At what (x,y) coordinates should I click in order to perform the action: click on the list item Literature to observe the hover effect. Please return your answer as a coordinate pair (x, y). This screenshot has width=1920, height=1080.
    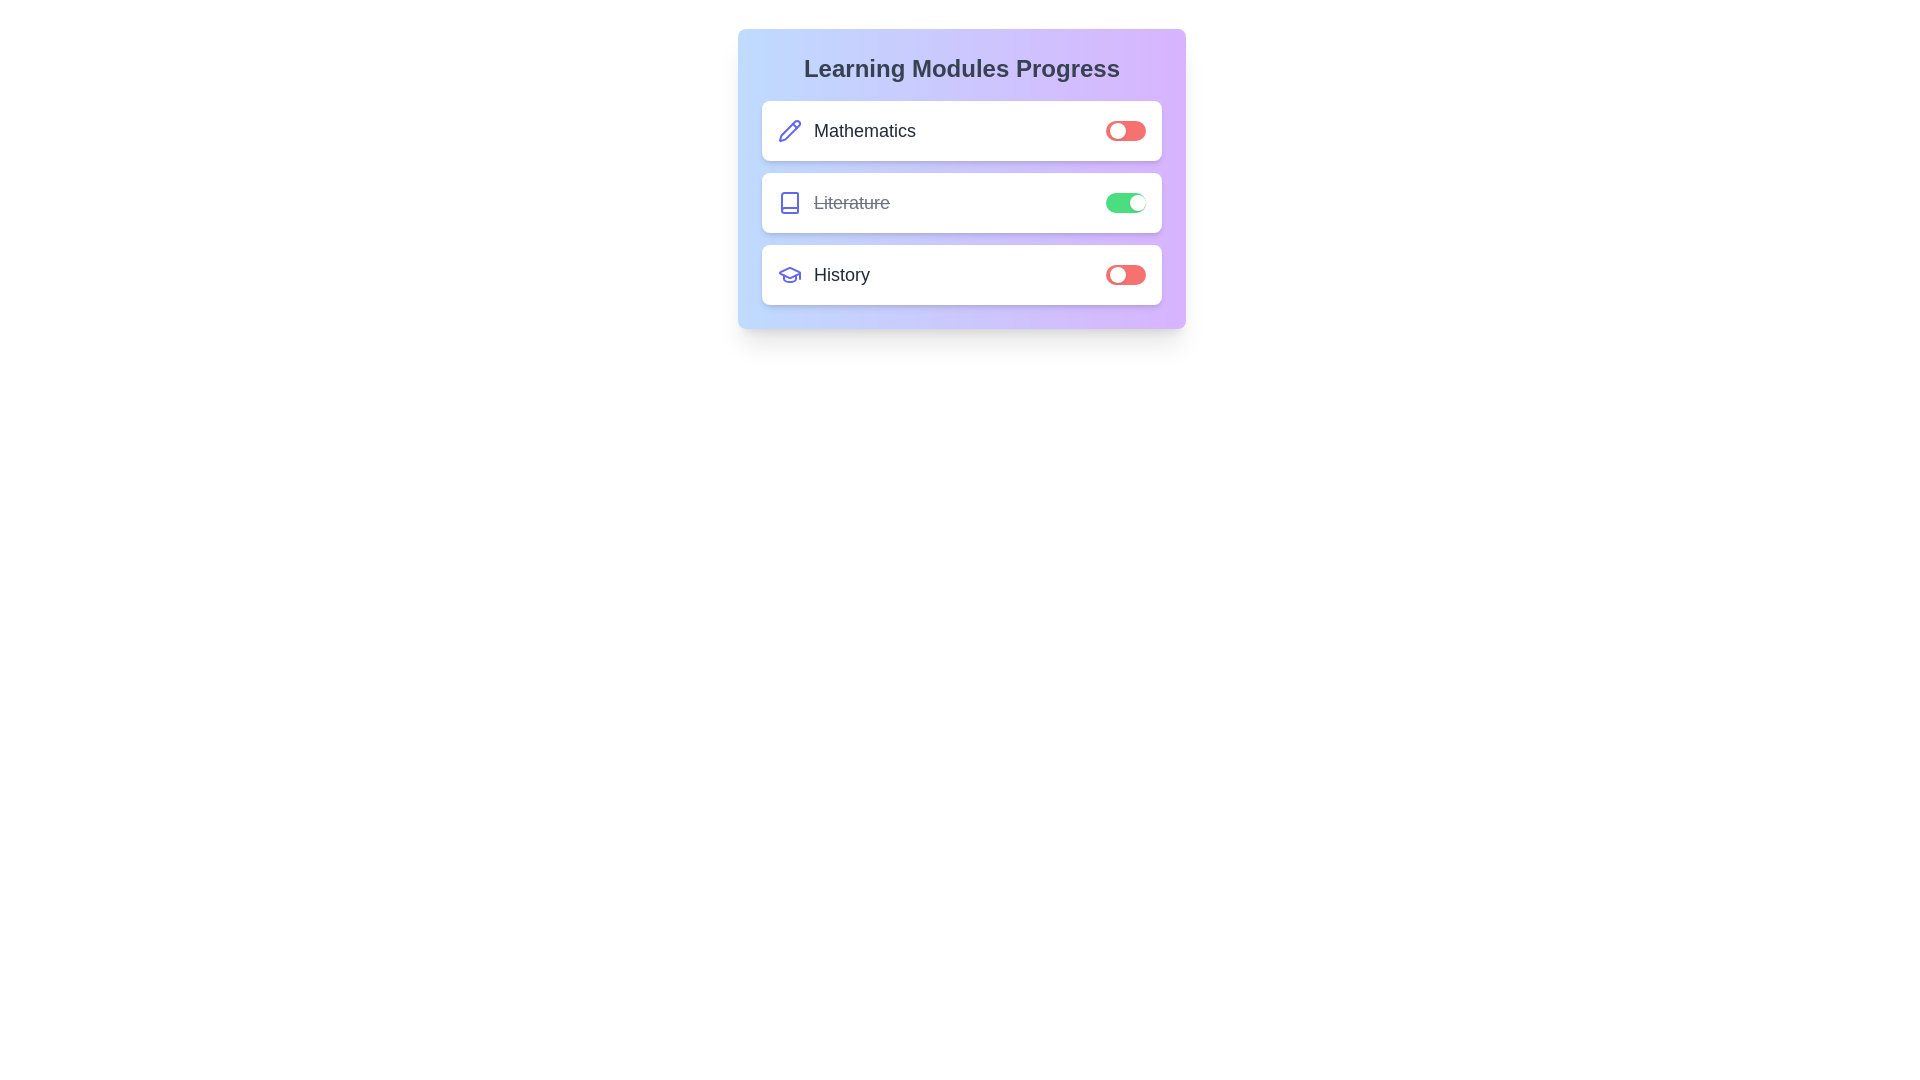
    Looking at the image, I should click on (961, 203).